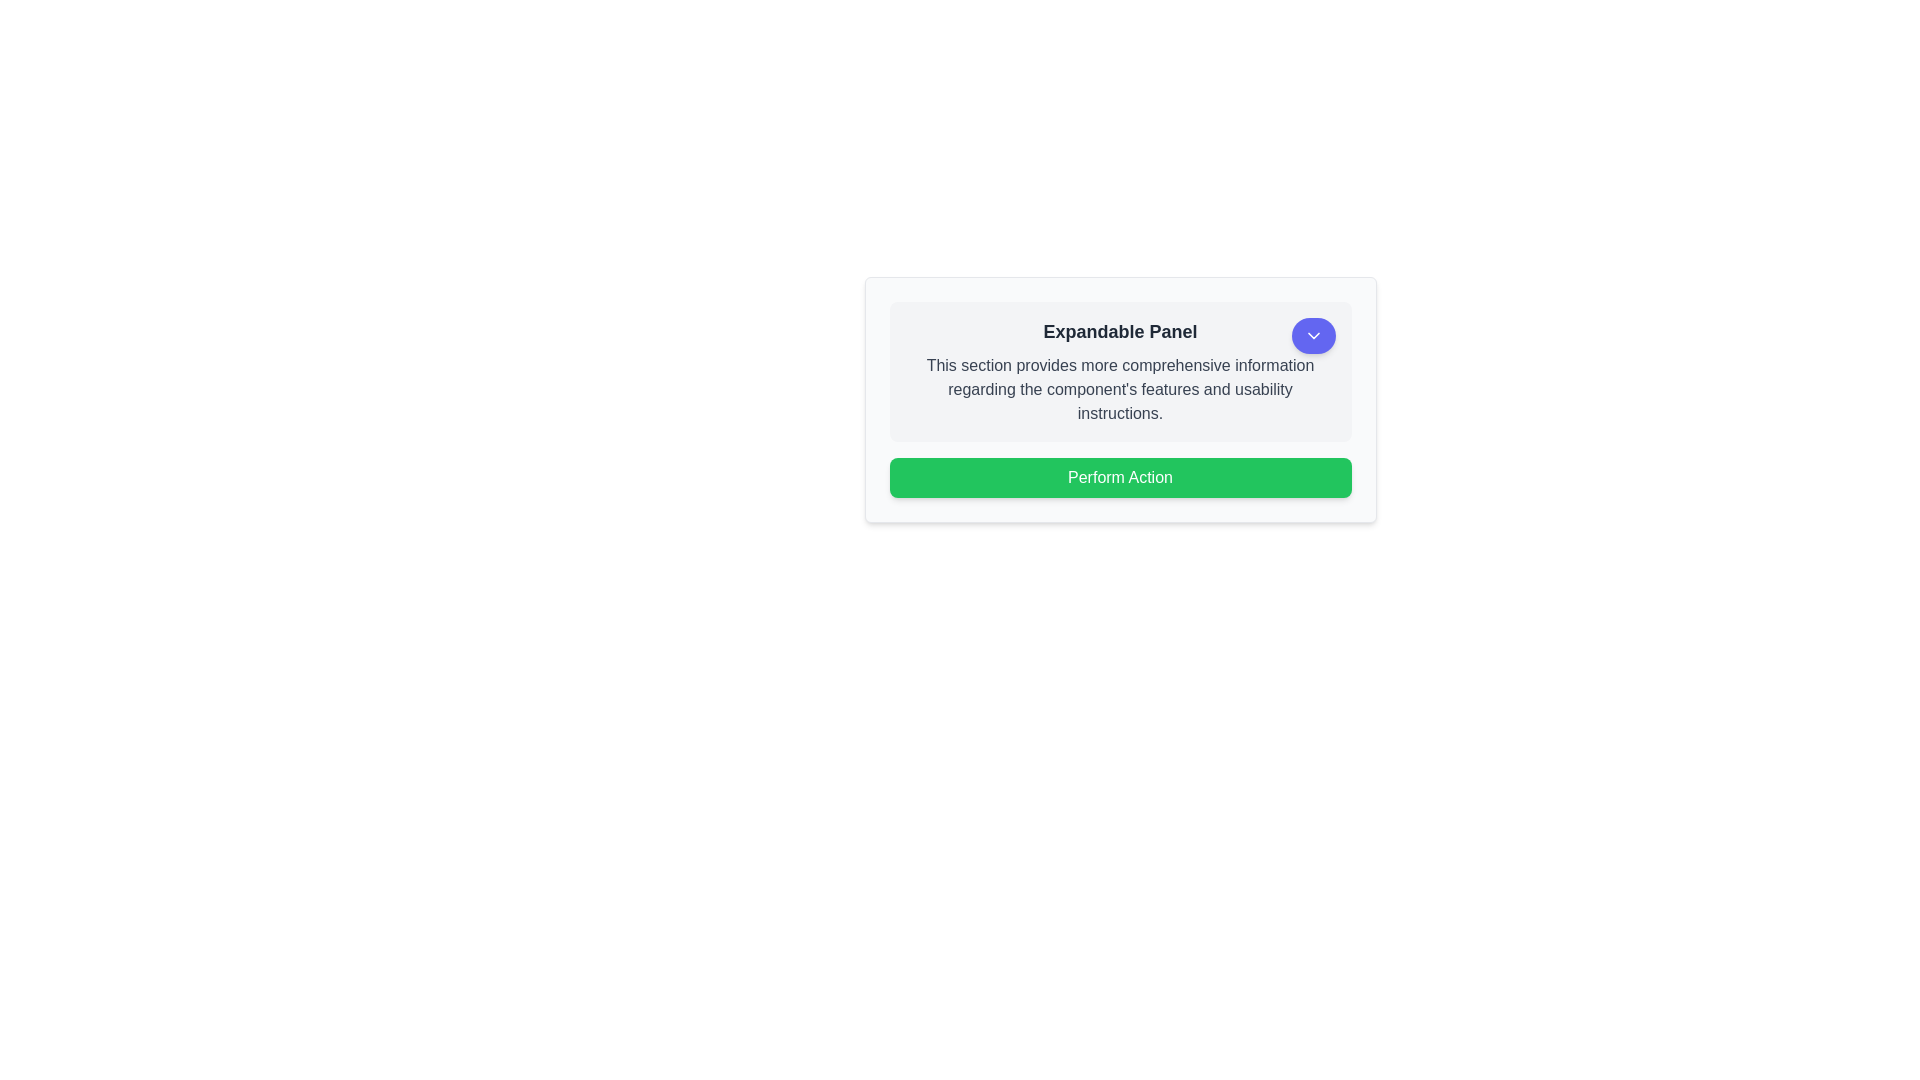 Image resolution: width=1920 pixels, height=1080 pixels. I want to click on the circular button with a vibrant purple background and a white downward-facing chevron icon at its center, so click(1313, 334).